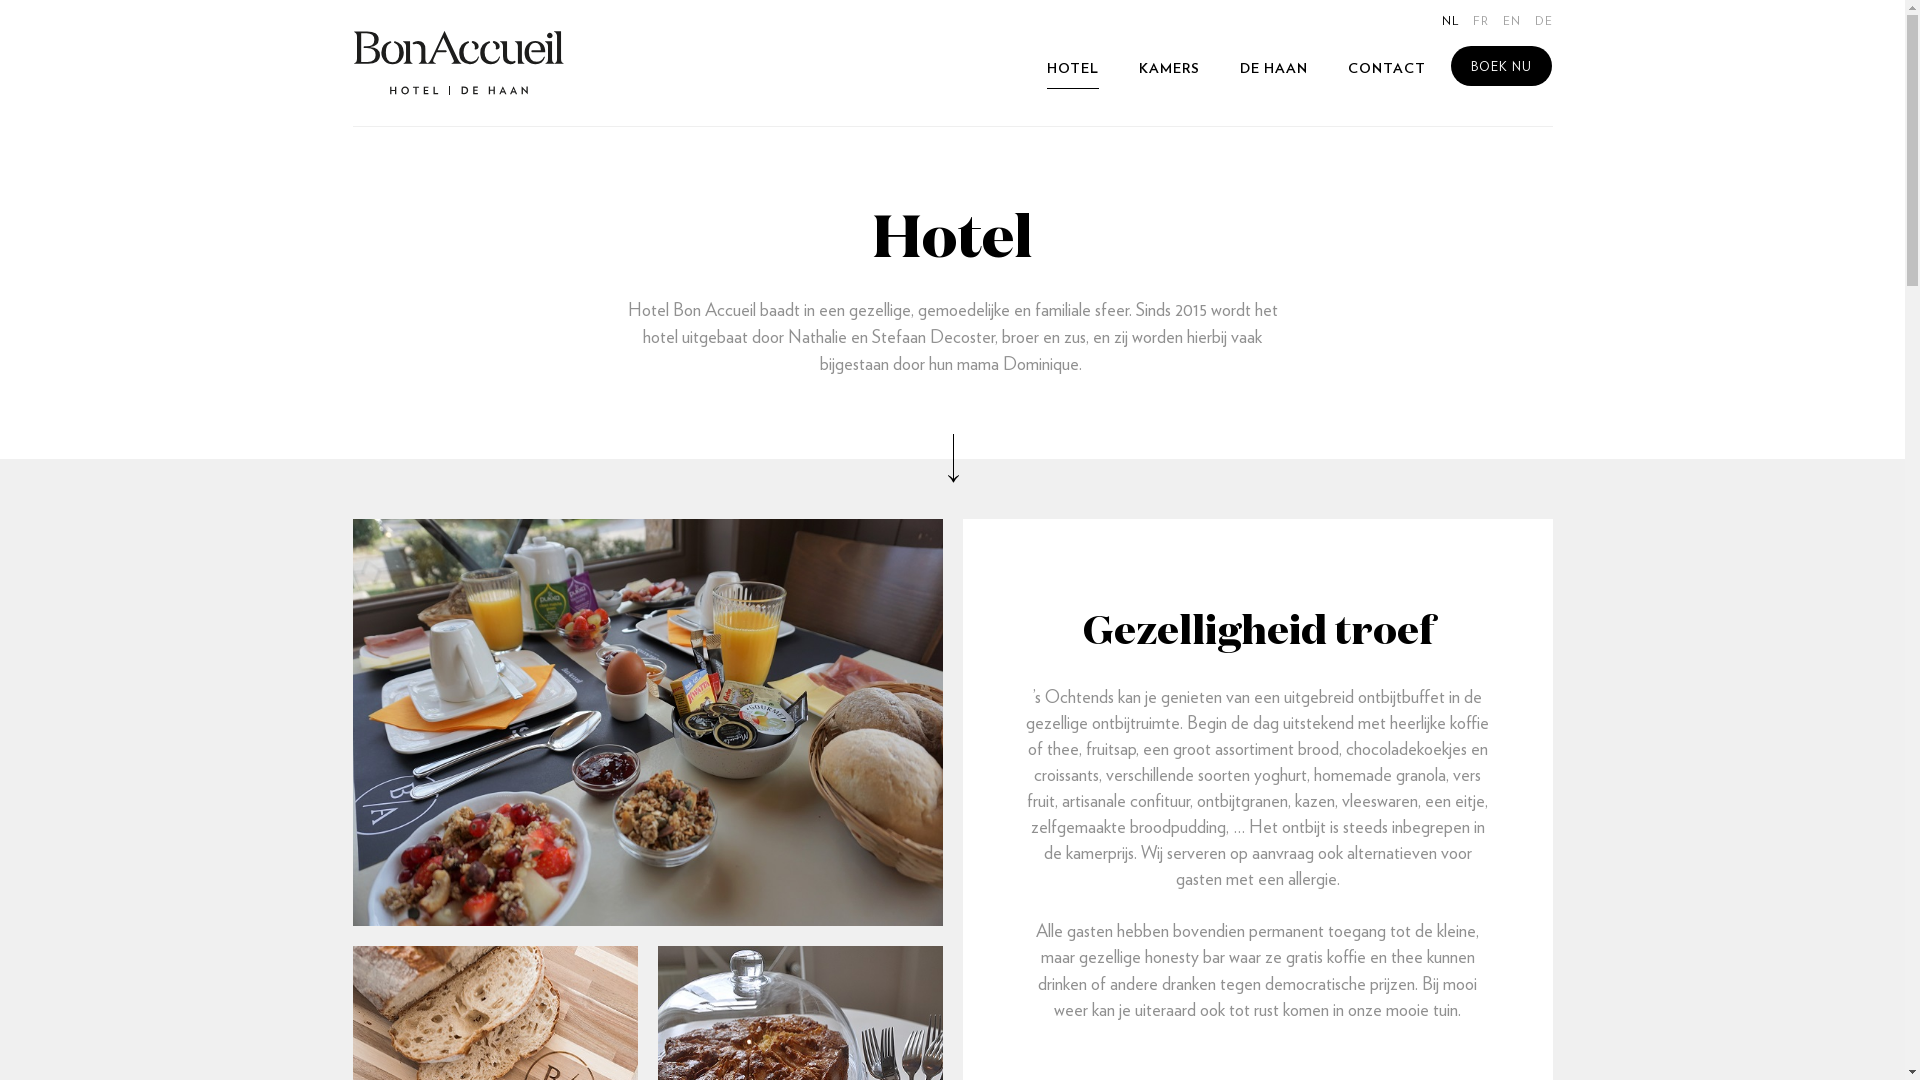 This screenshot has width=1920, height=1080. Describe the element at coordinates (1479, 21) in the screenshot. I see `'FR'` at that location.